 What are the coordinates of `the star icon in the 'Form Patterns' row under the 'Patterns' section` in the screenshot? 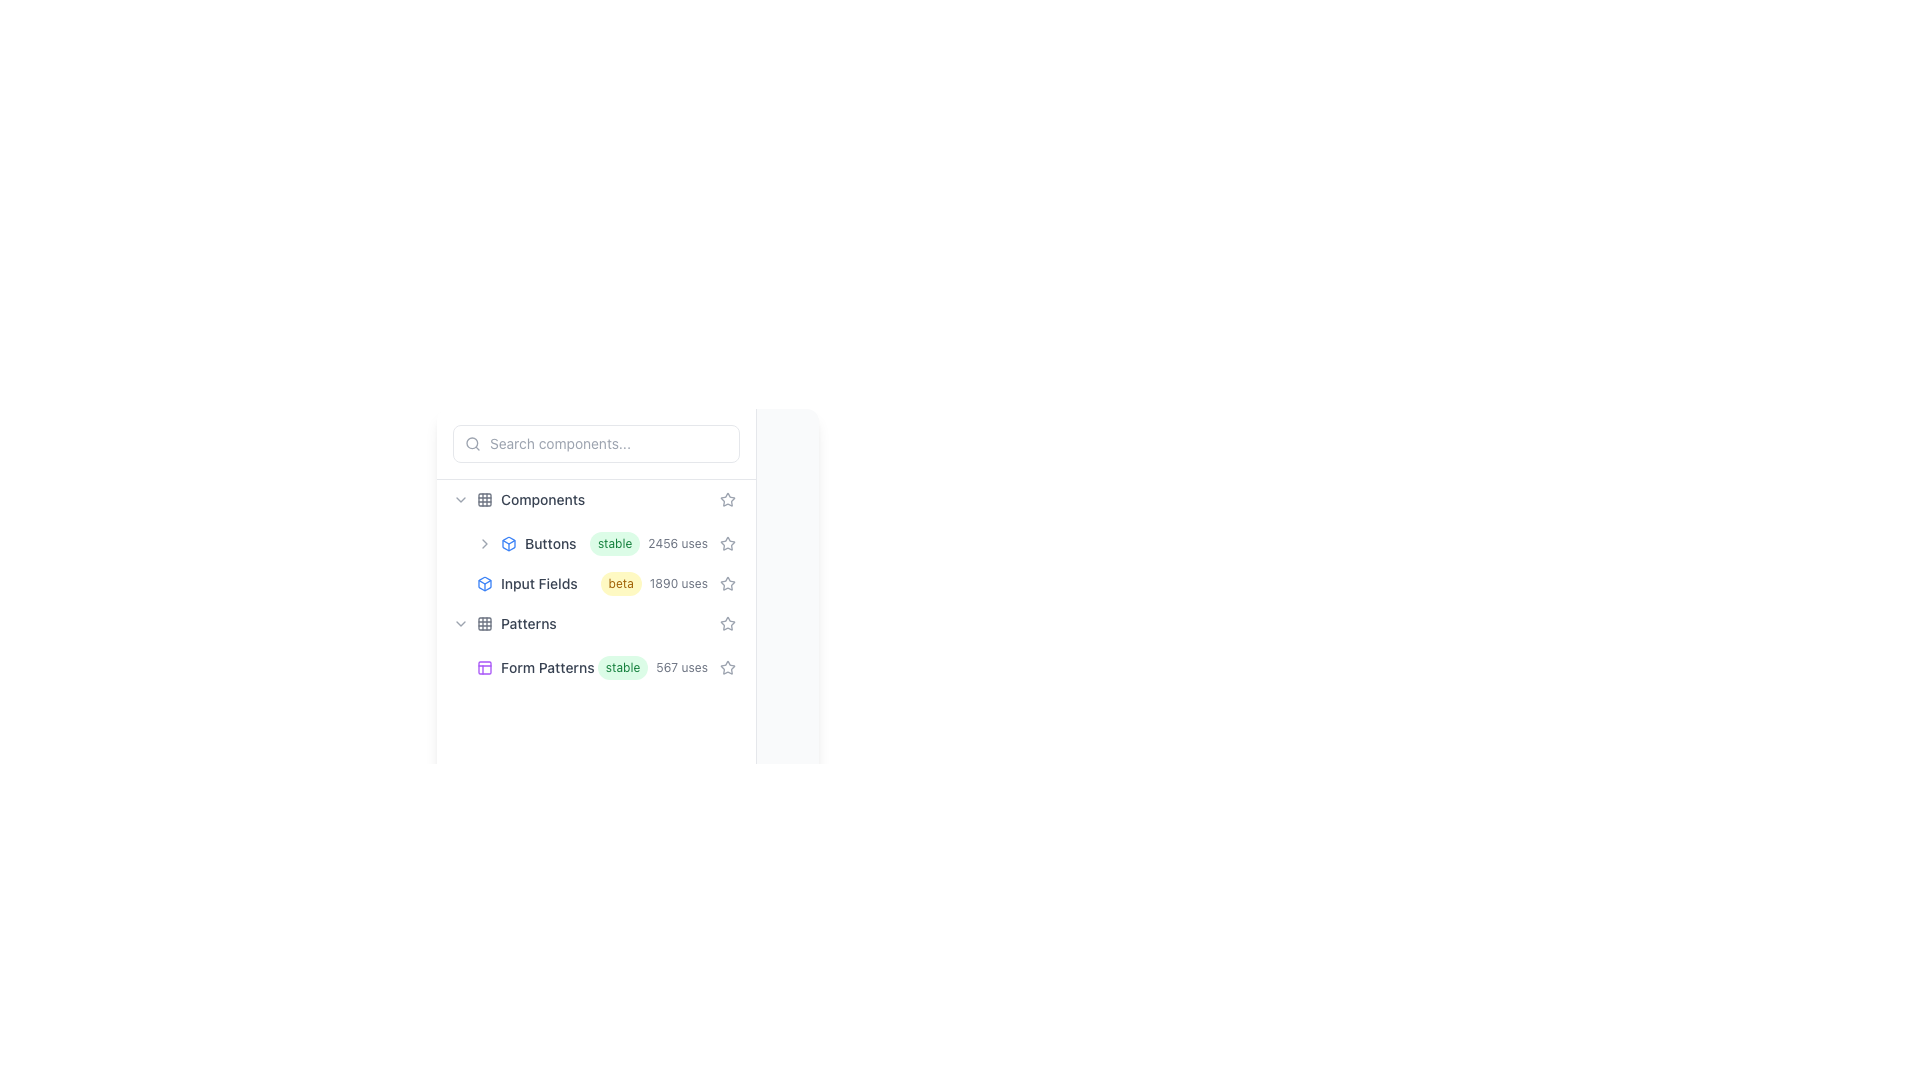 It's located at (727, 667).